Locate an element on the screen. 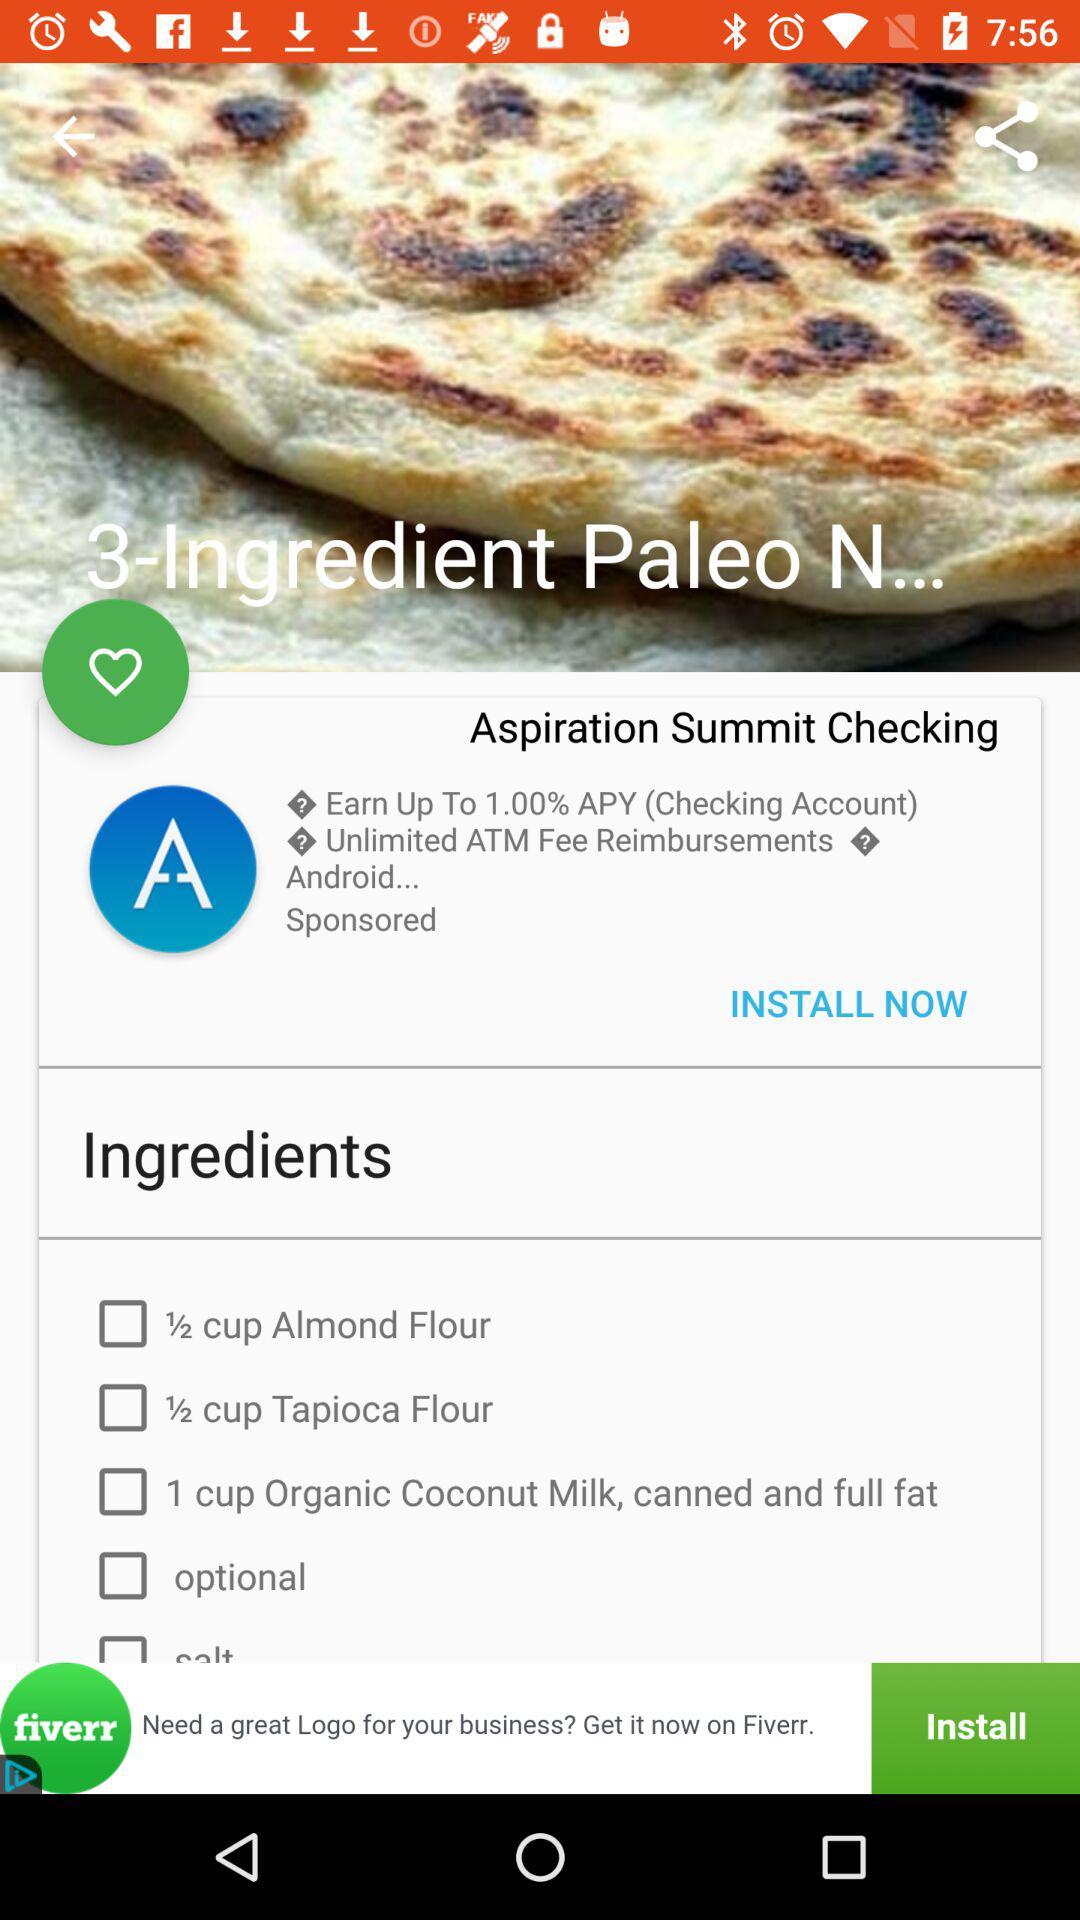 This screenshot has height=1920, width=1080. the favorite icon is located at coordinates (115, 672).